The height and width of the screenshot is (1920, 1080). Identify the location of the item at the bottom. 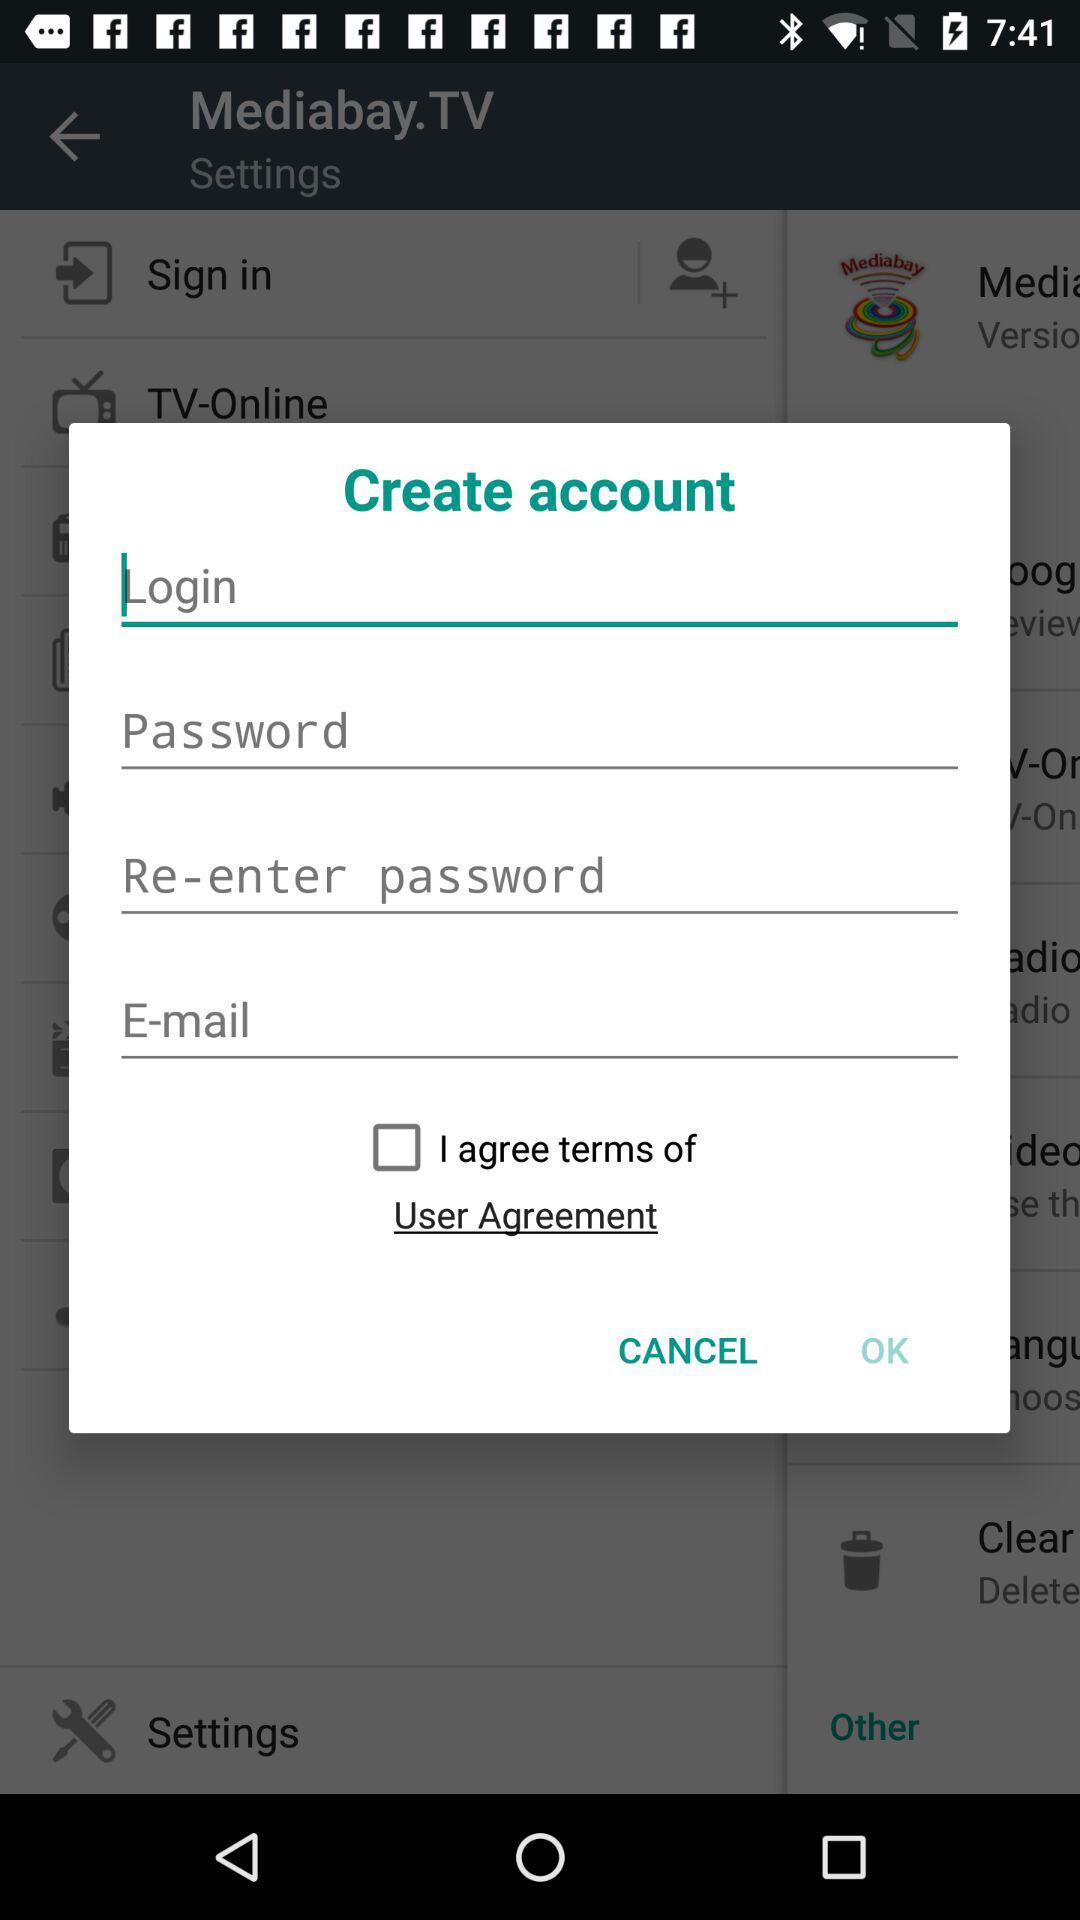
(687, 1349).